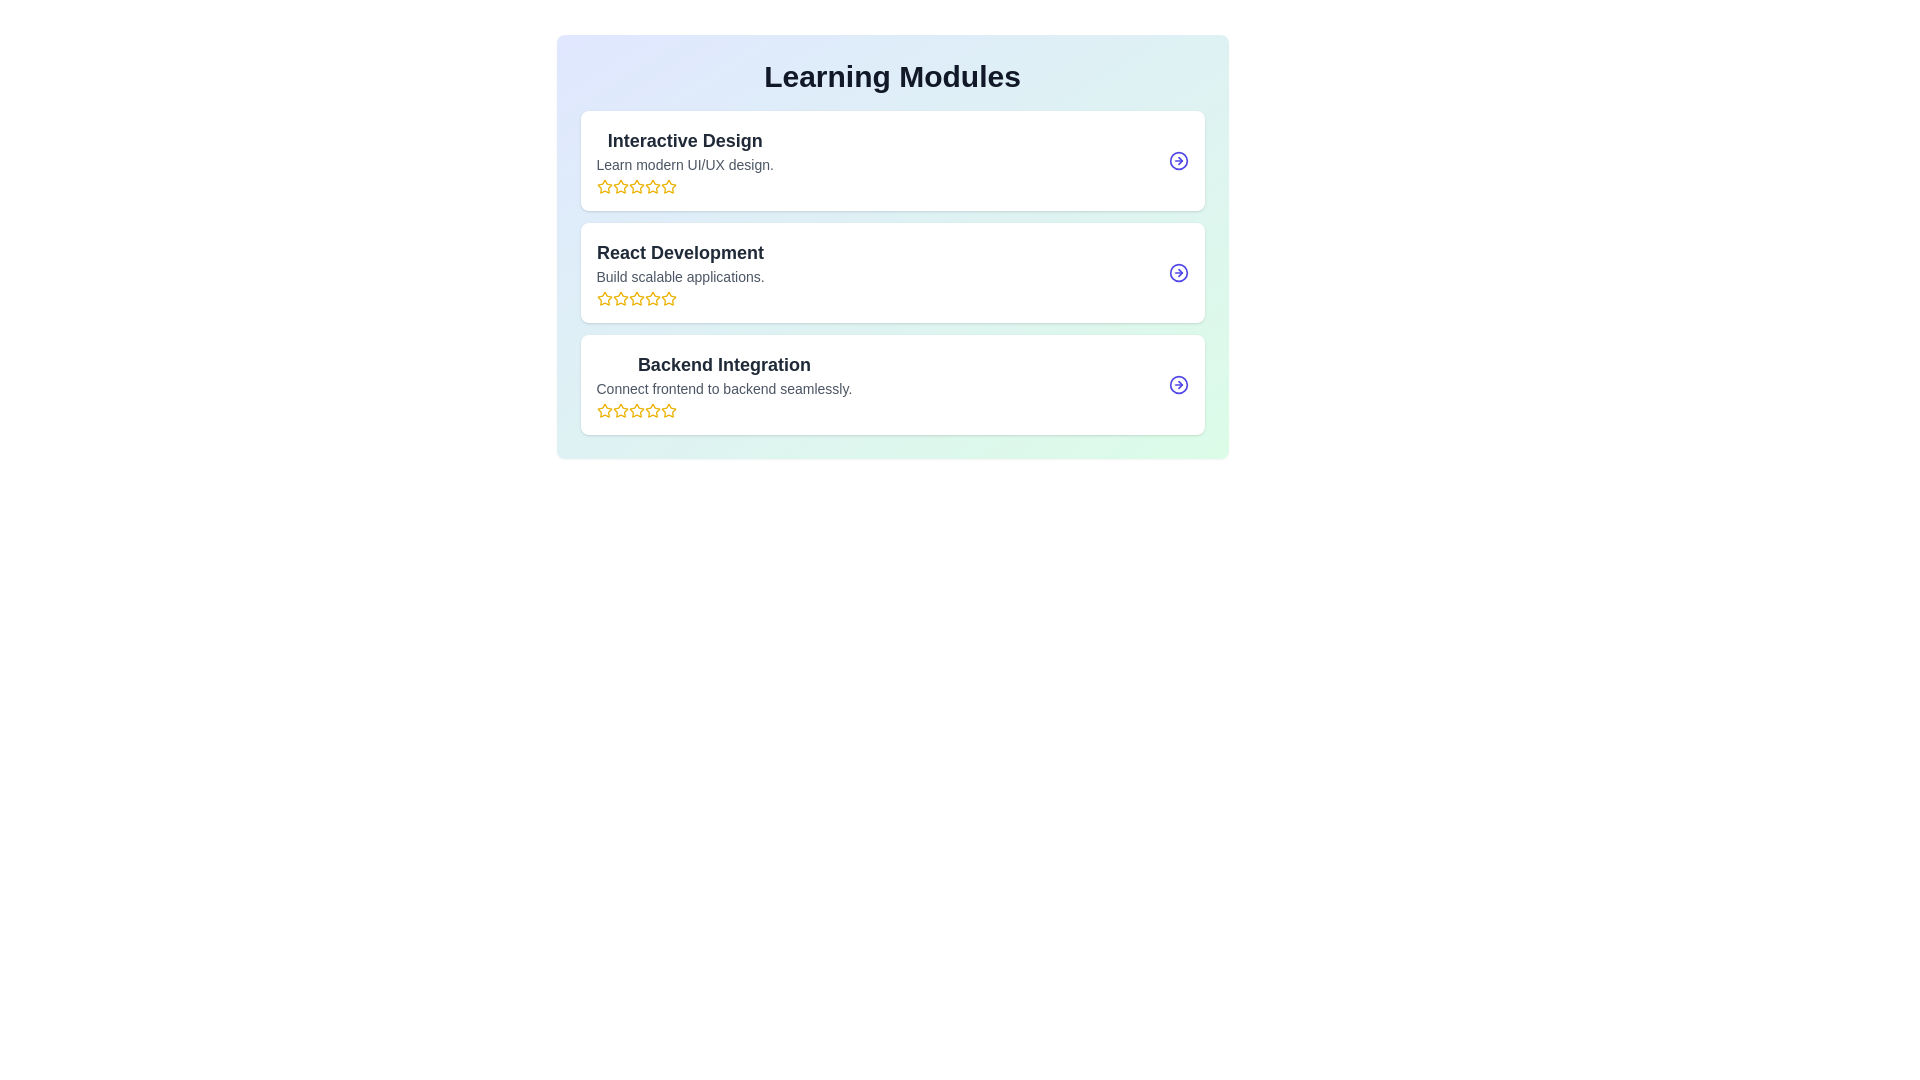  Describe the element at coordinates (891, 160) in the screenshot. I see `the module titled Interactive Design` at that location.